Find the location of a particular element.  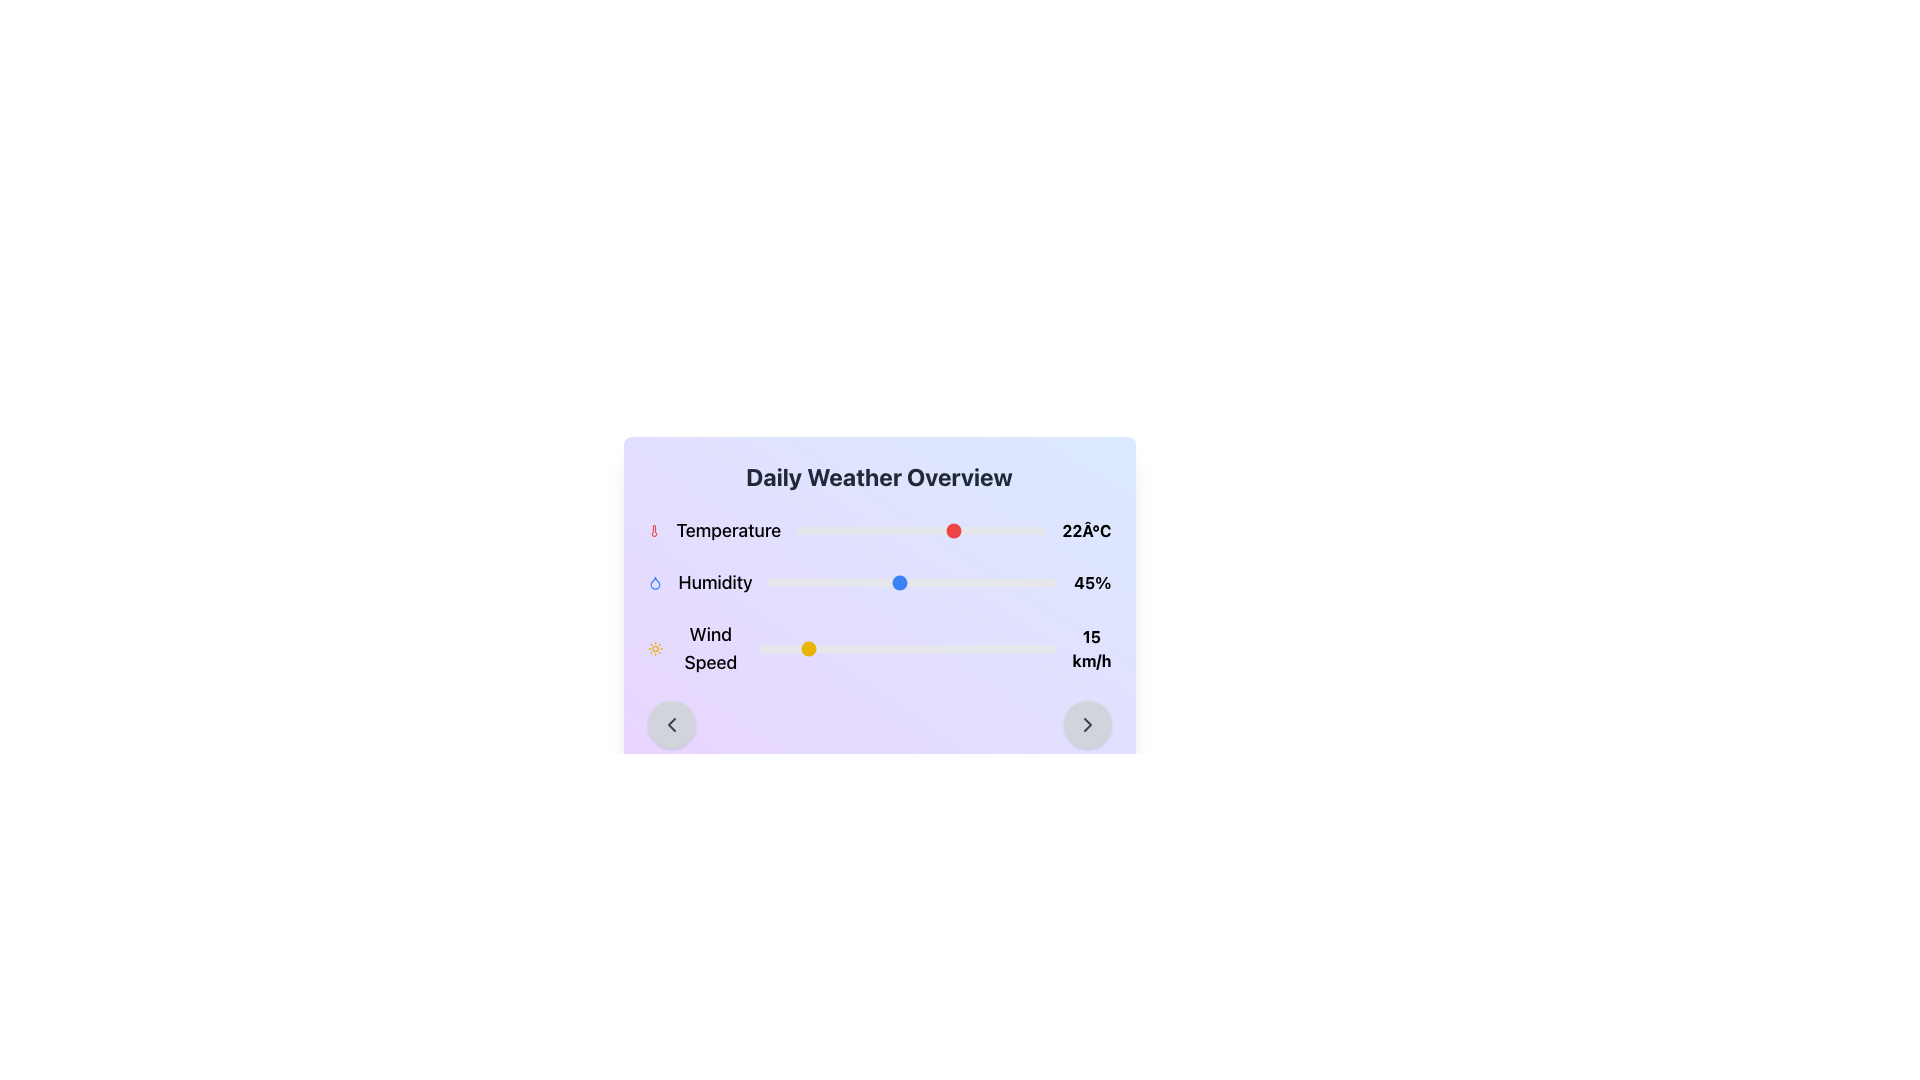

the static text label that displays the current humidity level percentage in the weather overview UI, located to the right of the humidity progress indicator is located at coordinates (1091, 582).